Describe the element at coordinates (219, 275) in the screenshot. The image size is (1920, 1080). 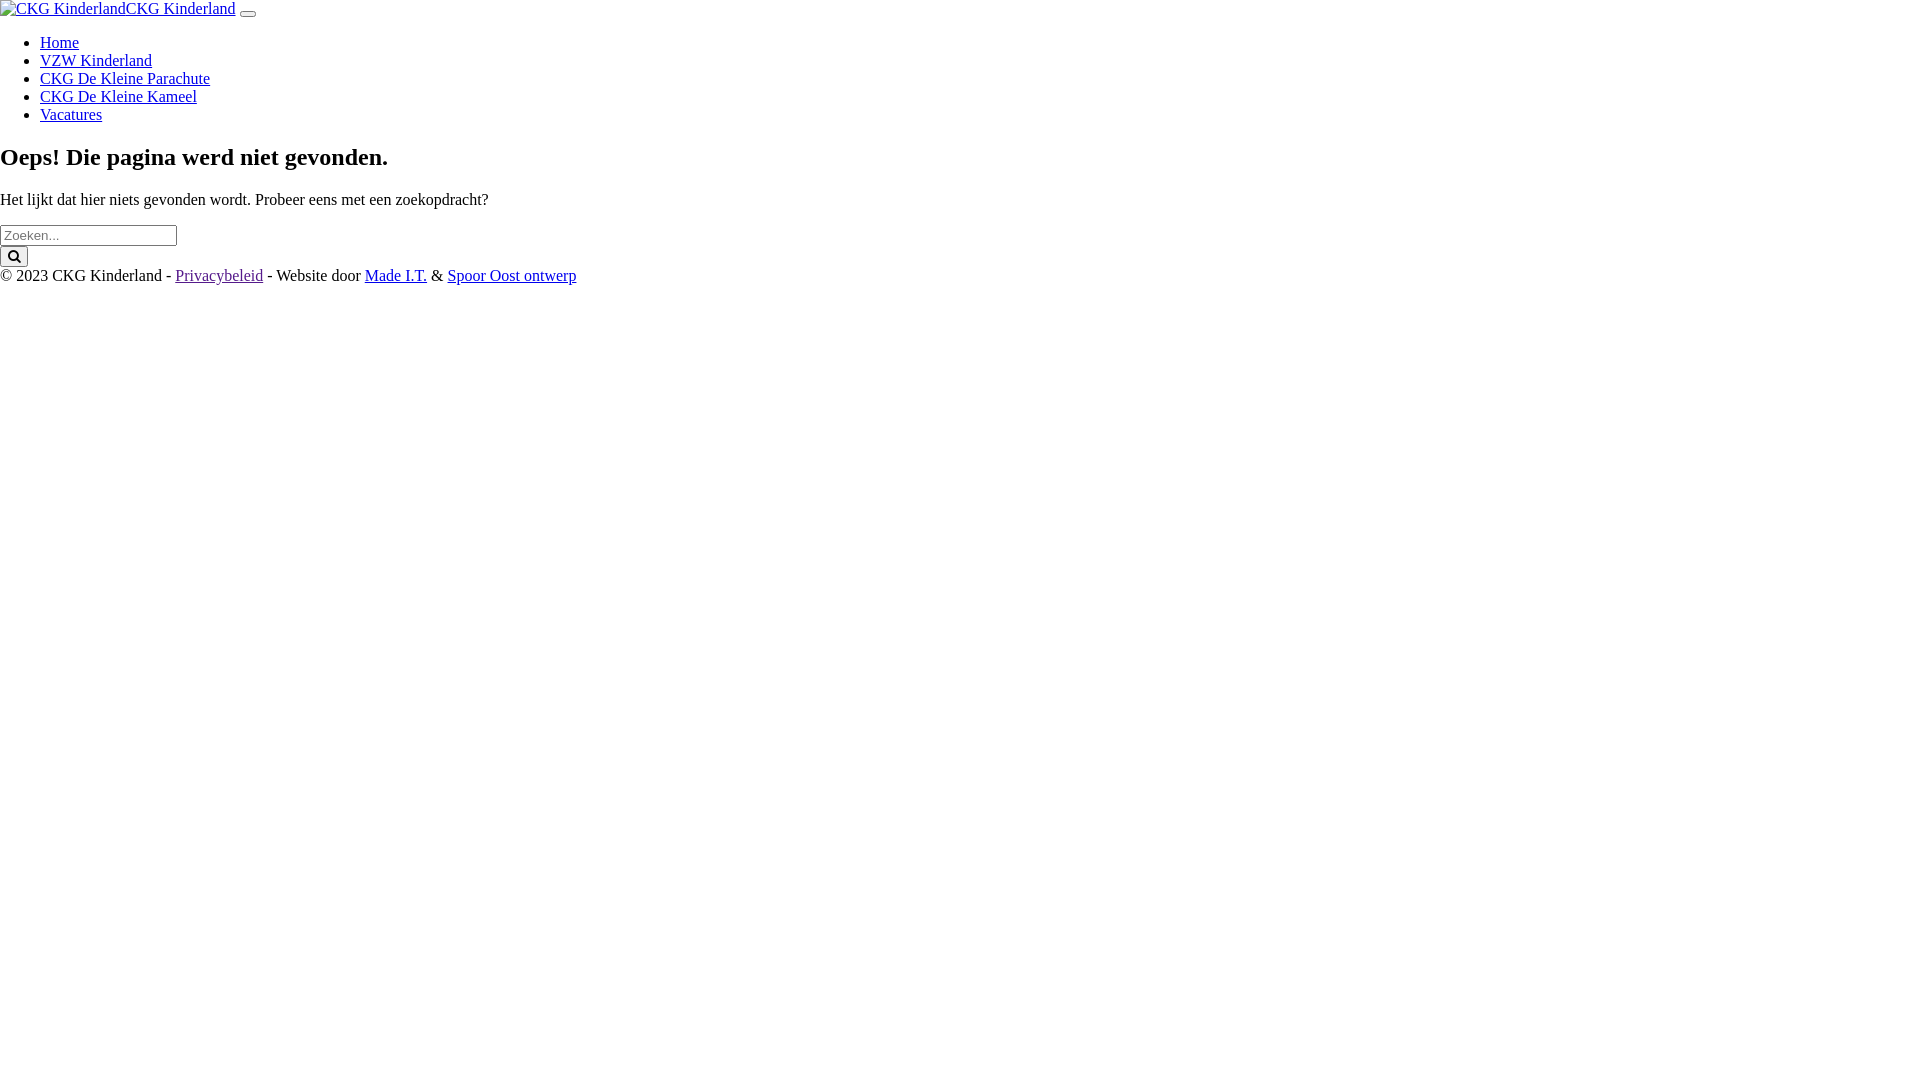
I see `'Privacybeleid'` at that location.